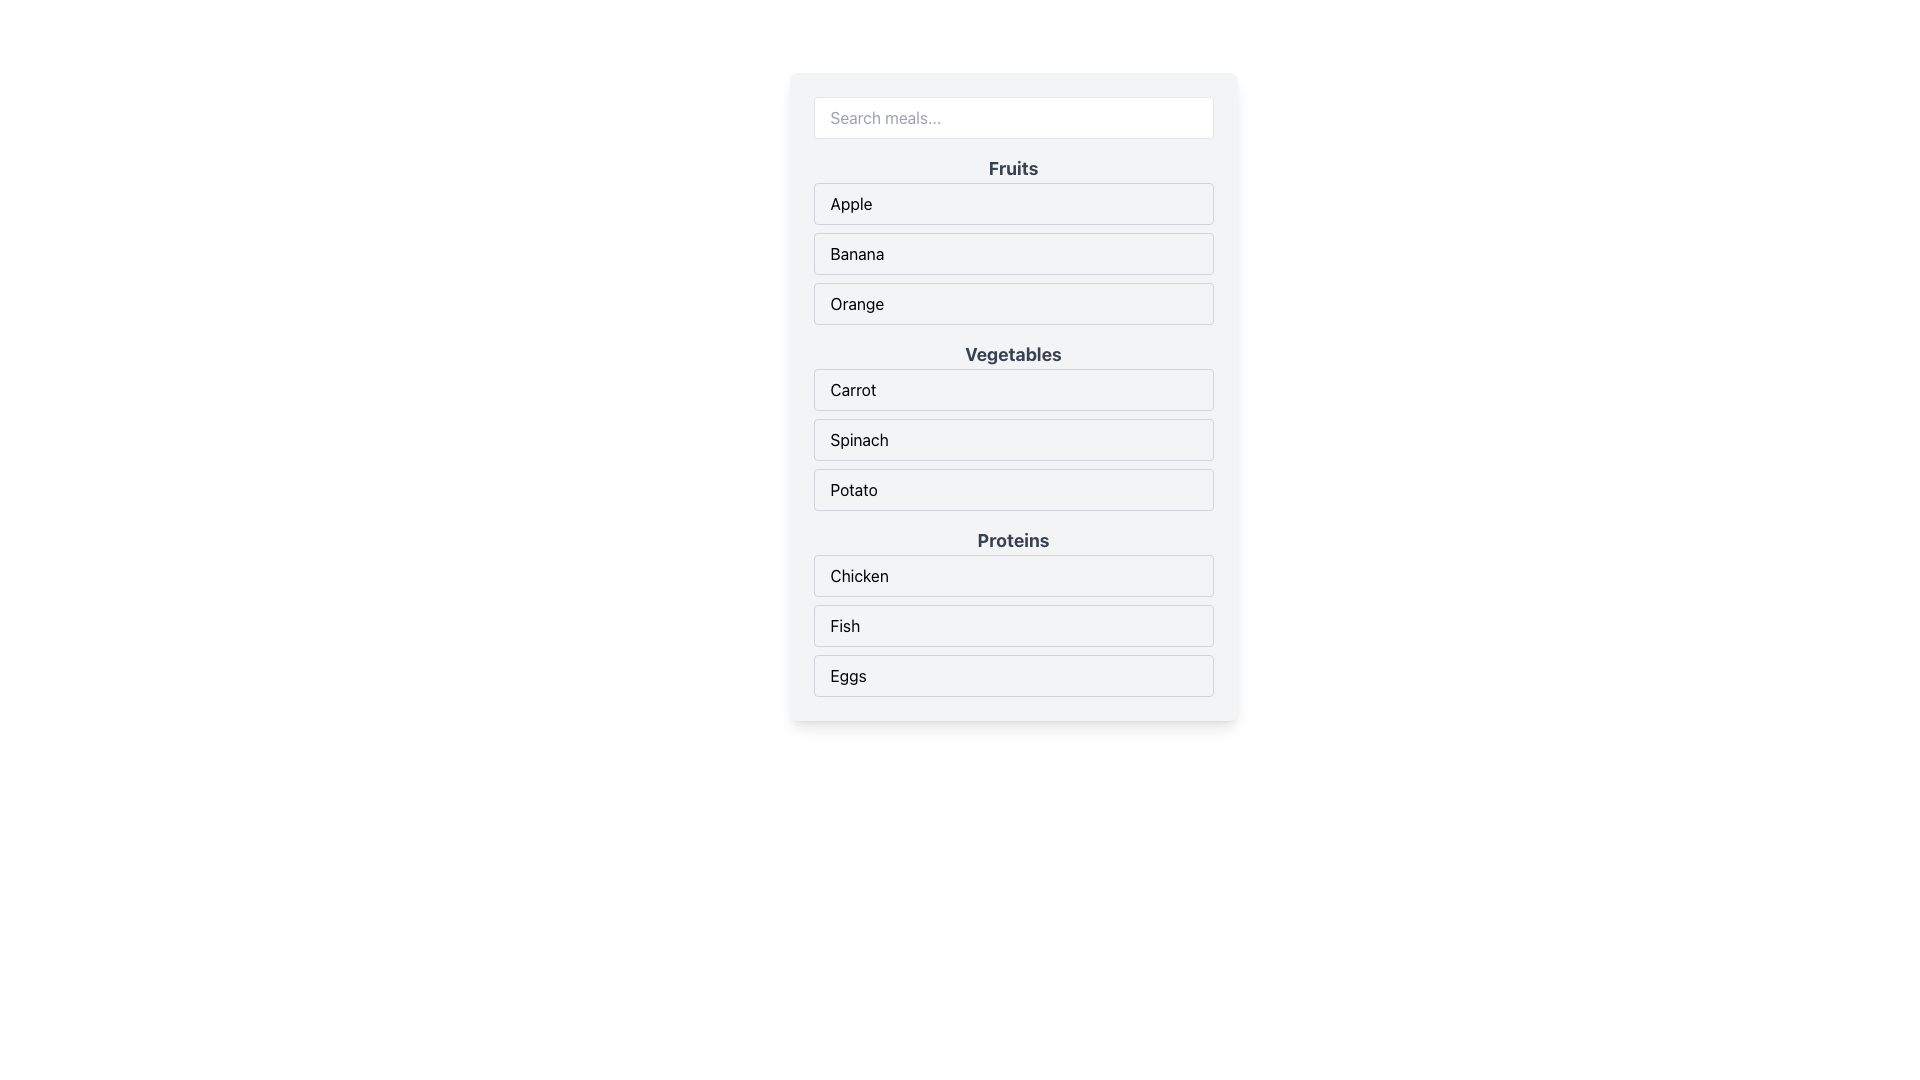  I want to click on the Text Label displaying 'Eggs', which is the last item in the 'Proteins' category, located below 'Fish' in the category list, so click(848, 675).